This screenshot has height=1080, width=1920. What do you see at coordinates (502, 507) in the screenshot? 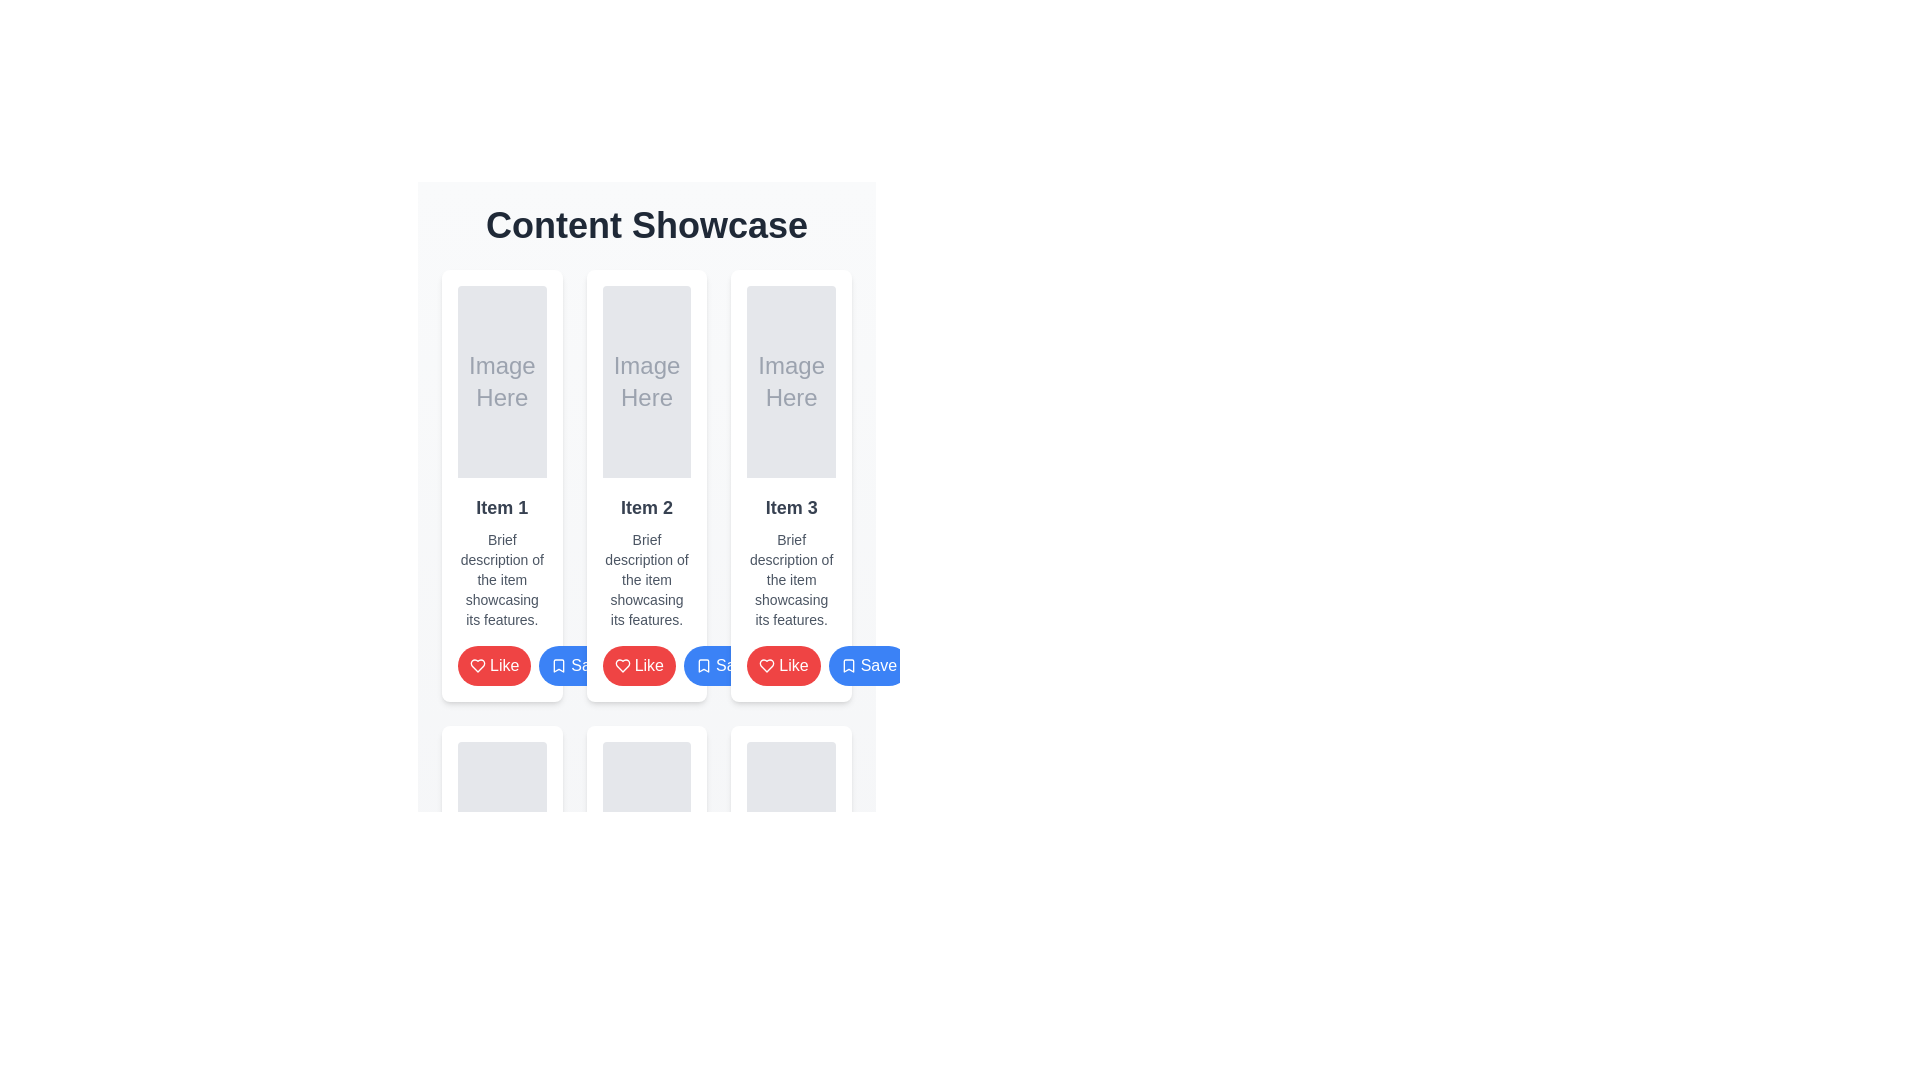
I see `text from the label displaying 'Item 1', which is bold and semibold in dark gray color, positioned beneath the 'Image Here' placeholder` at bounding box center [502, 507].